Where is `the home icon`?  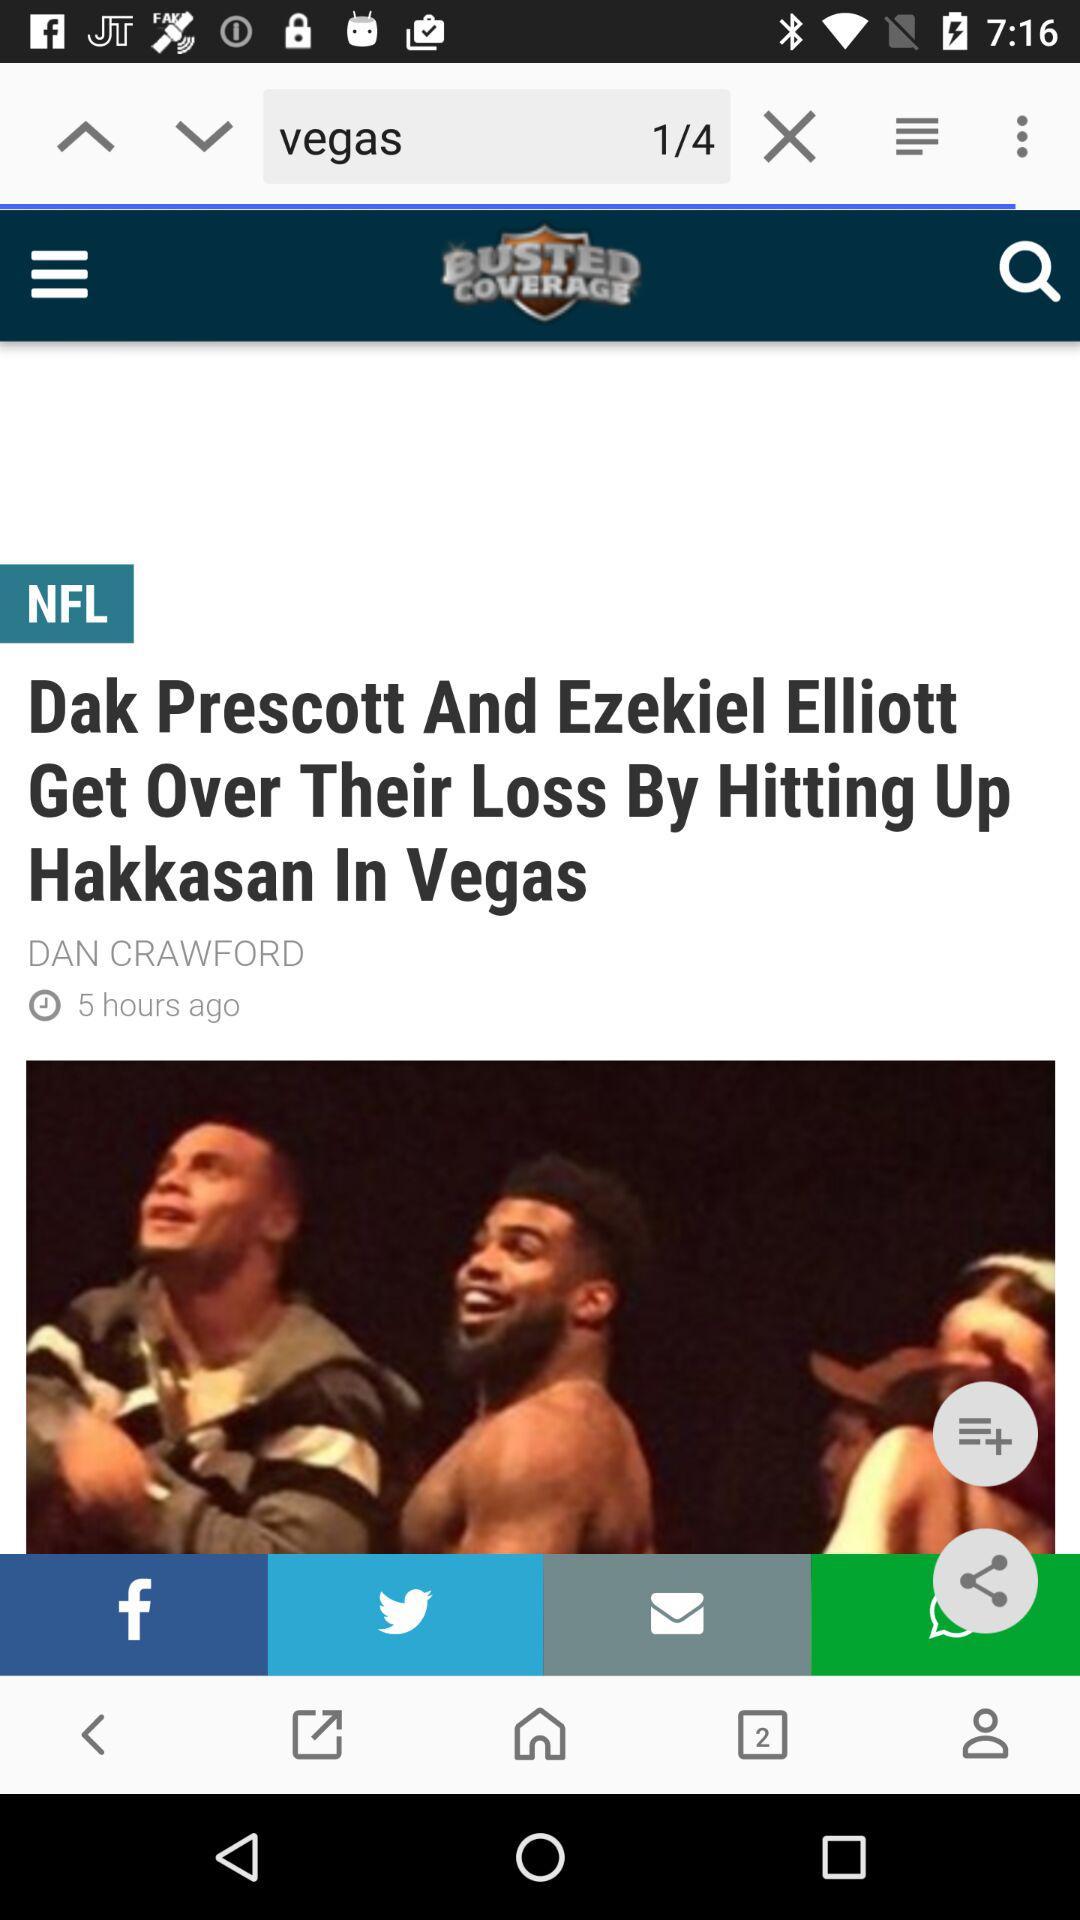 the home icon is located at coordinates (540, 1733).